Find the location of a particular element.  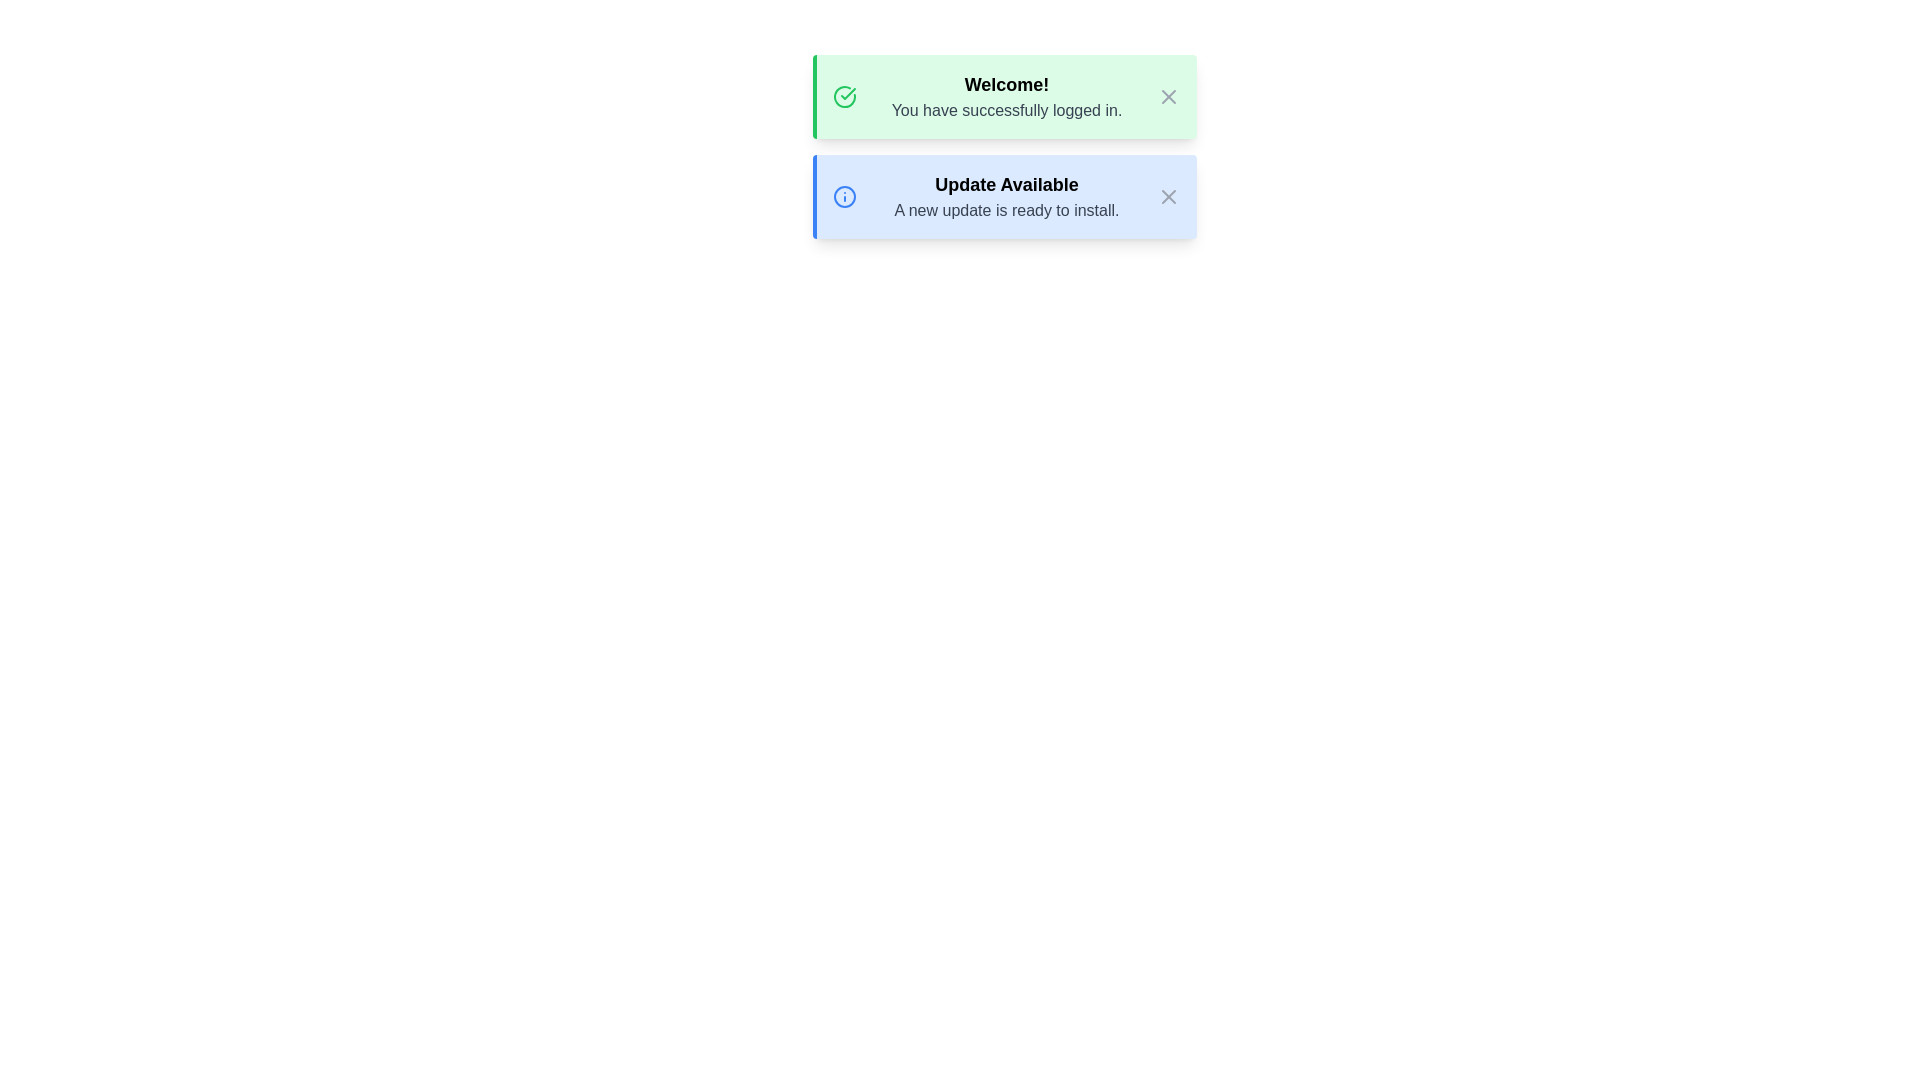

the 'X' icon located on the right side of the green notification box with the message 'Welcome! You have successfully logged in.' is located at coordinates (1169, 96).